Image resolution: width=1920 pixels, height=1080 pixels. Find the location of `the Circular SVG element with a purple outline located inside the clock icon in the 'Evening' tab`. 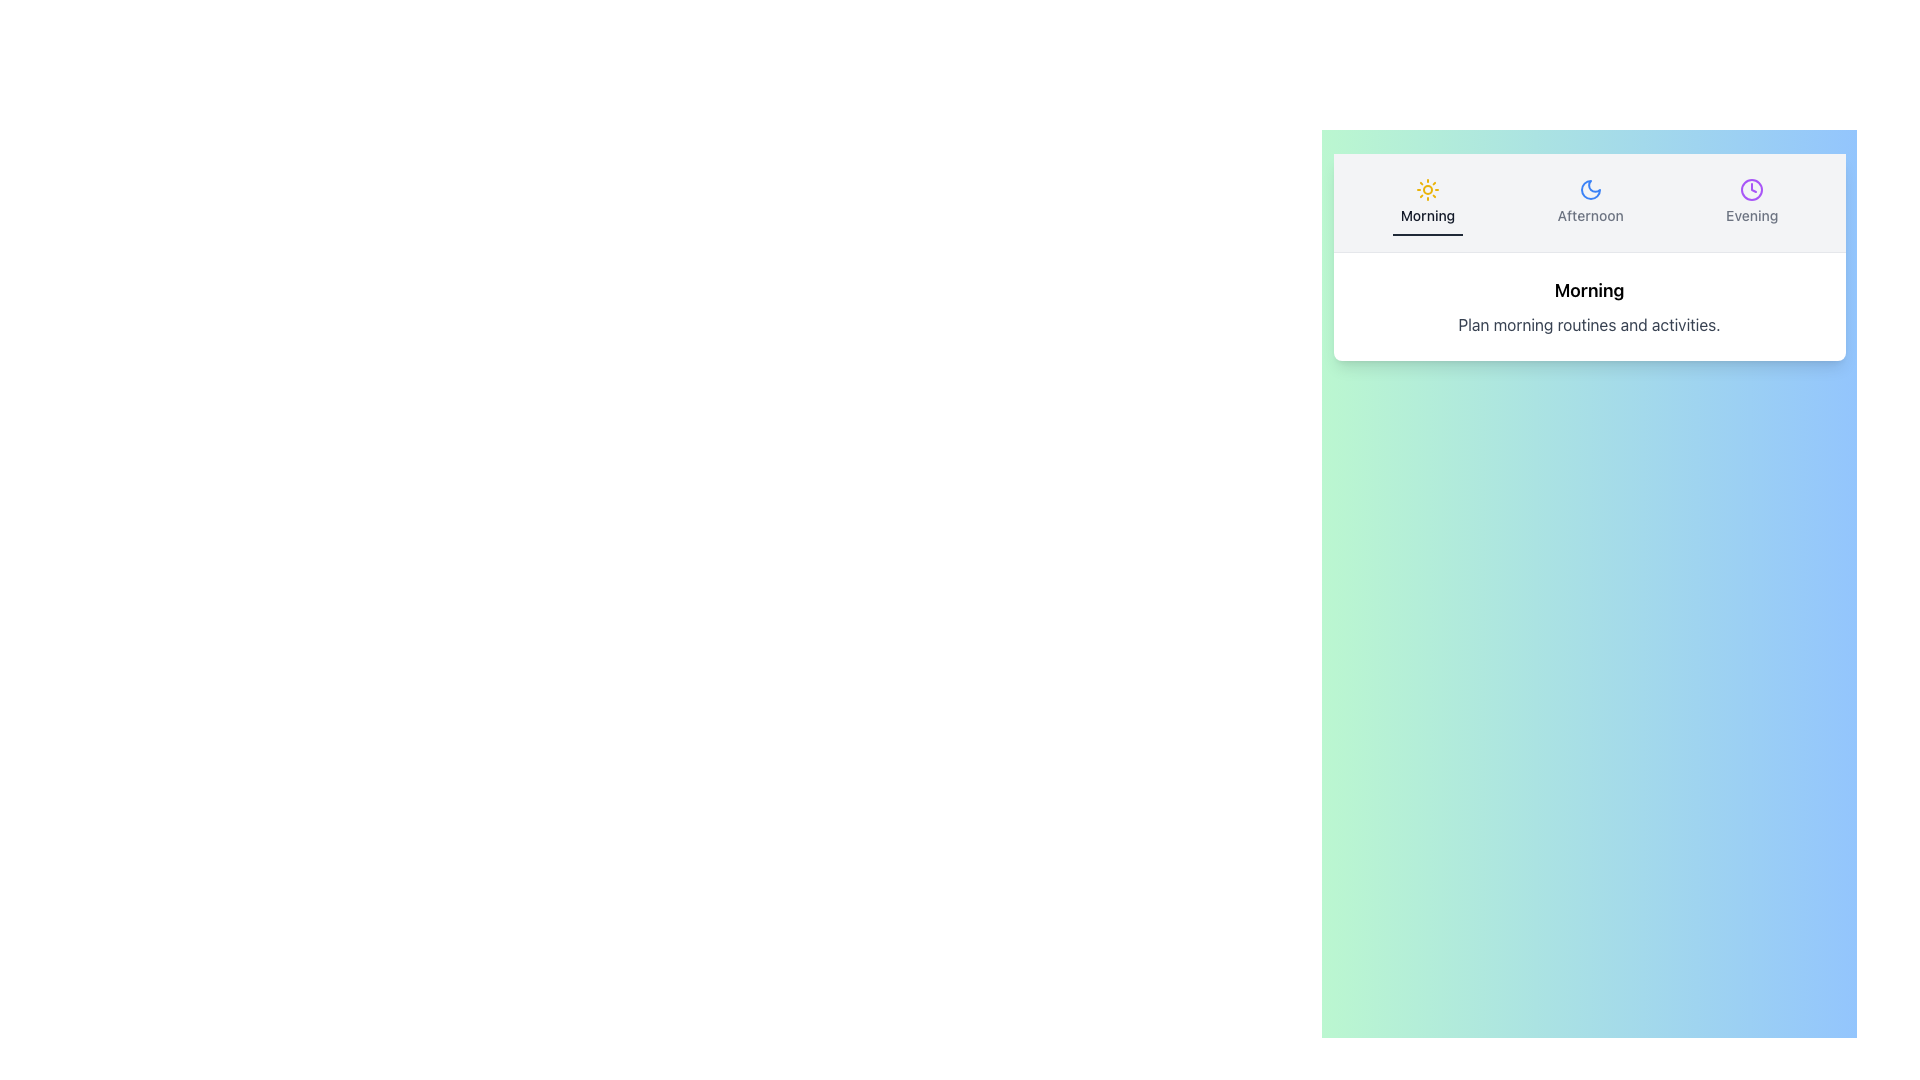

the Circular SVG element with a purple outline located inside the clock icon in the 'Evening' tab is located at coordinates (1751, 189).